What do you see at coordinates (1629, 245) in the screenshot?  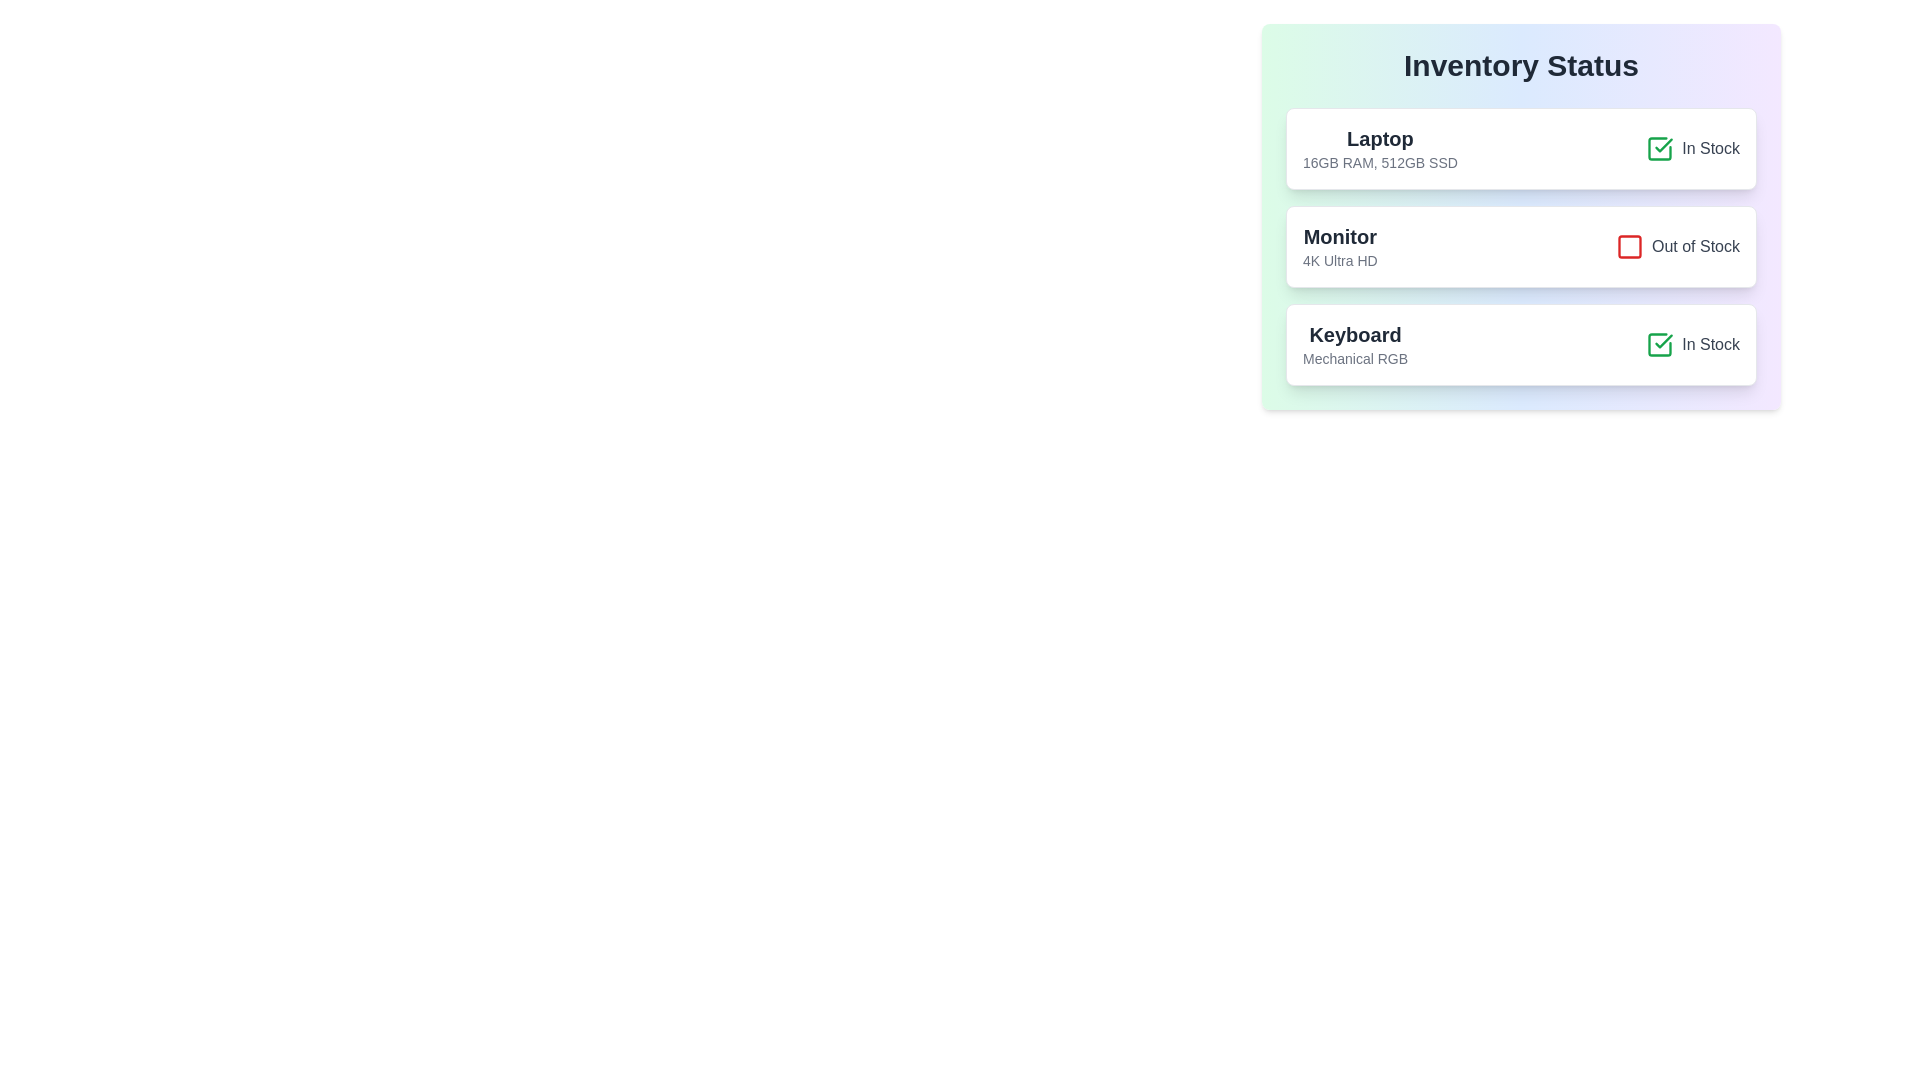 I see `'Out of Stock' status indicator icon for the inventory item titled 'Monitor' to debug its functionality` at bounding box center [1629, 245].